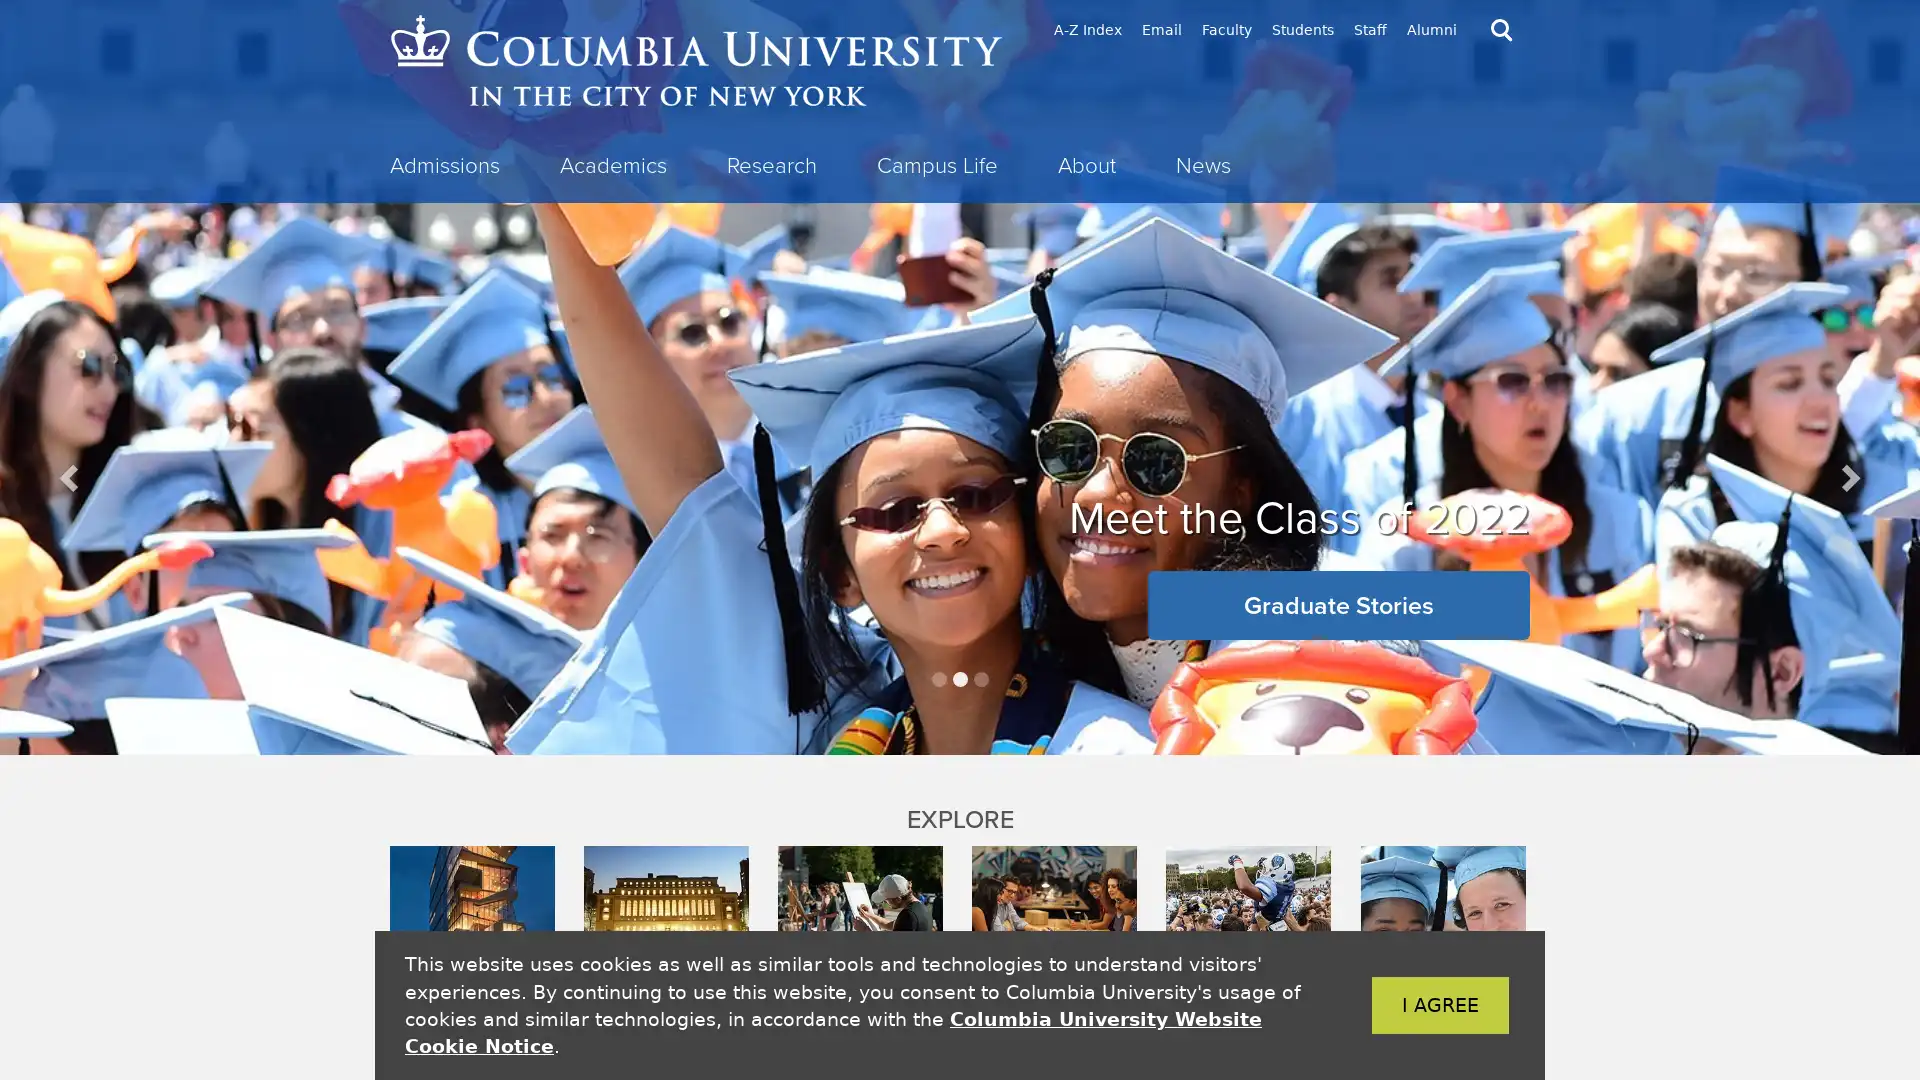 Image resolution: width=1920 pixels, height=1080 pixels. Describe the element at coordinates (1339, 604) in the screenshot. I see `Graduate Stories` at that location.